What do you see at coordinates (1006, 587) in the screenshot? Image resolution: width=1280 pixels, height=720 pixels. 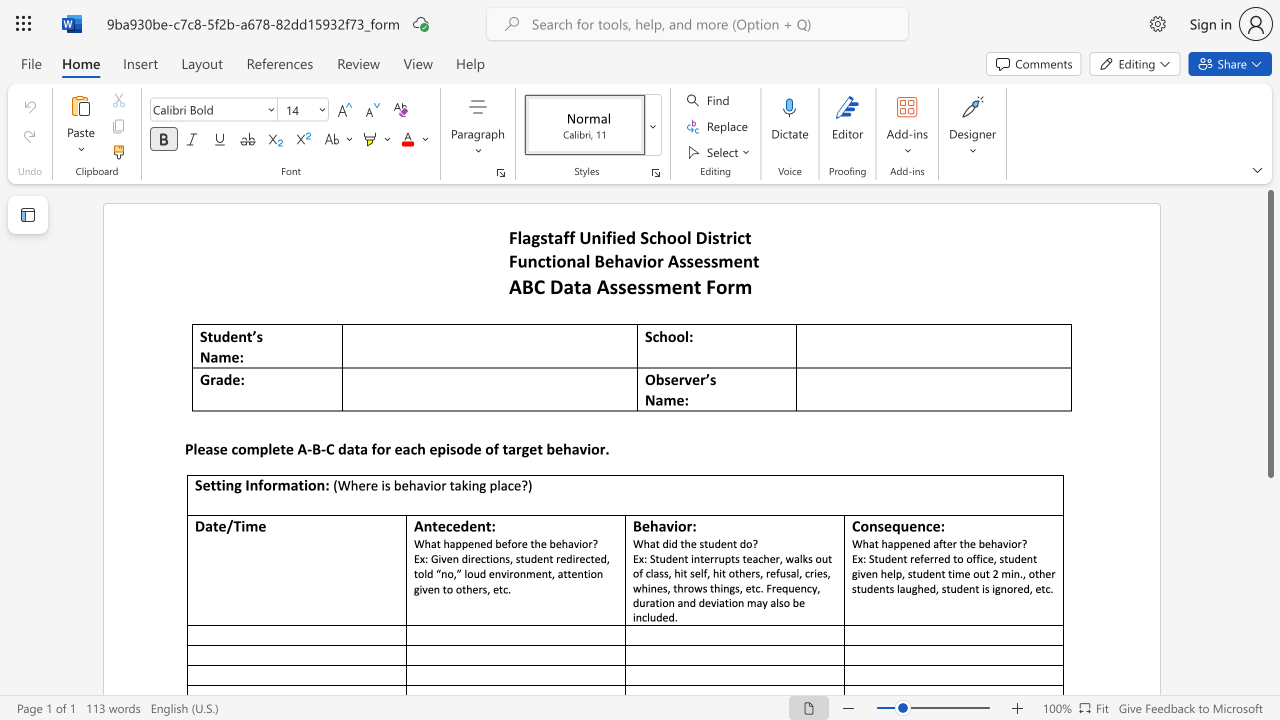 I see `the subset text "ored," within the text "tudent referred to office, student given help, student time out 2 min., other students laughed, student is ignored, etc."` at bounding box center [1006, 587].